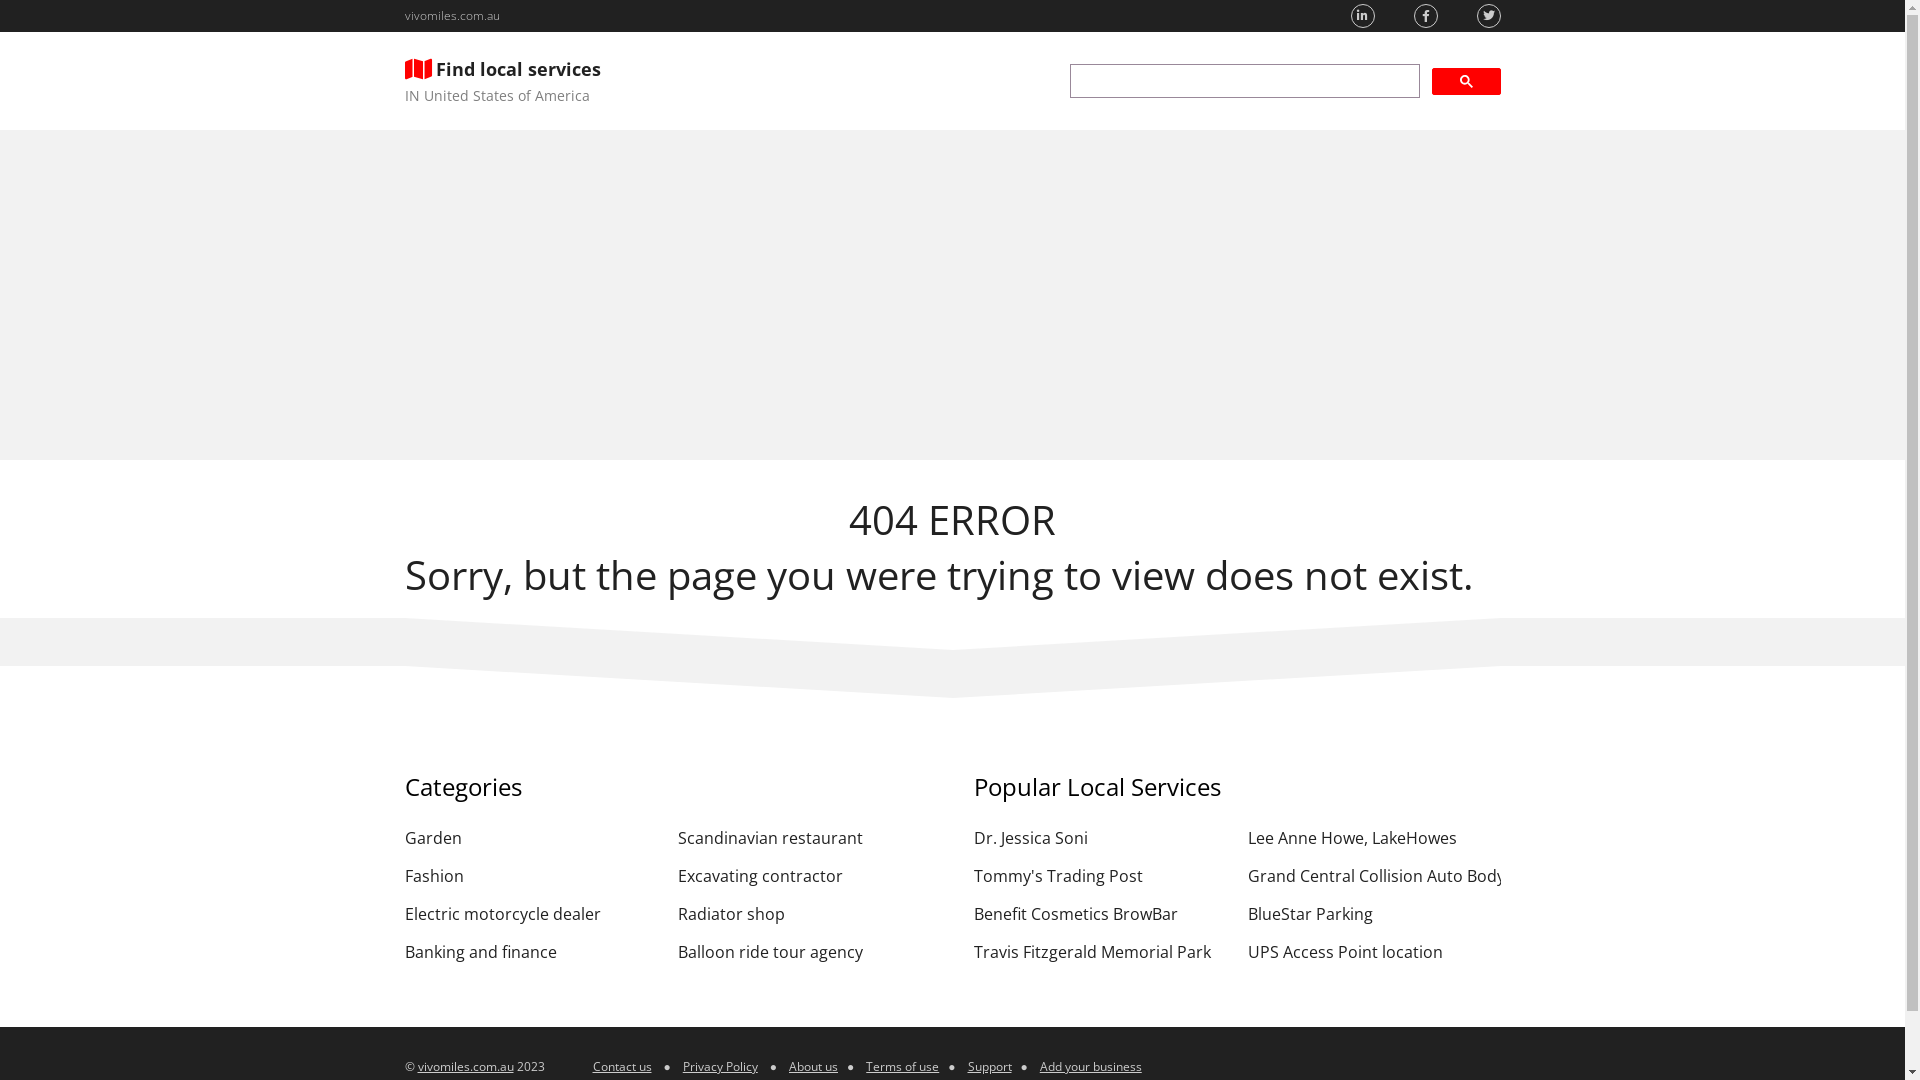 This screenshot has width=1920, height=1080. What do you see at coordinates (804, 874) in the screenshot?
I see `'Excavating contractor'` at bounding box center [804, 874].